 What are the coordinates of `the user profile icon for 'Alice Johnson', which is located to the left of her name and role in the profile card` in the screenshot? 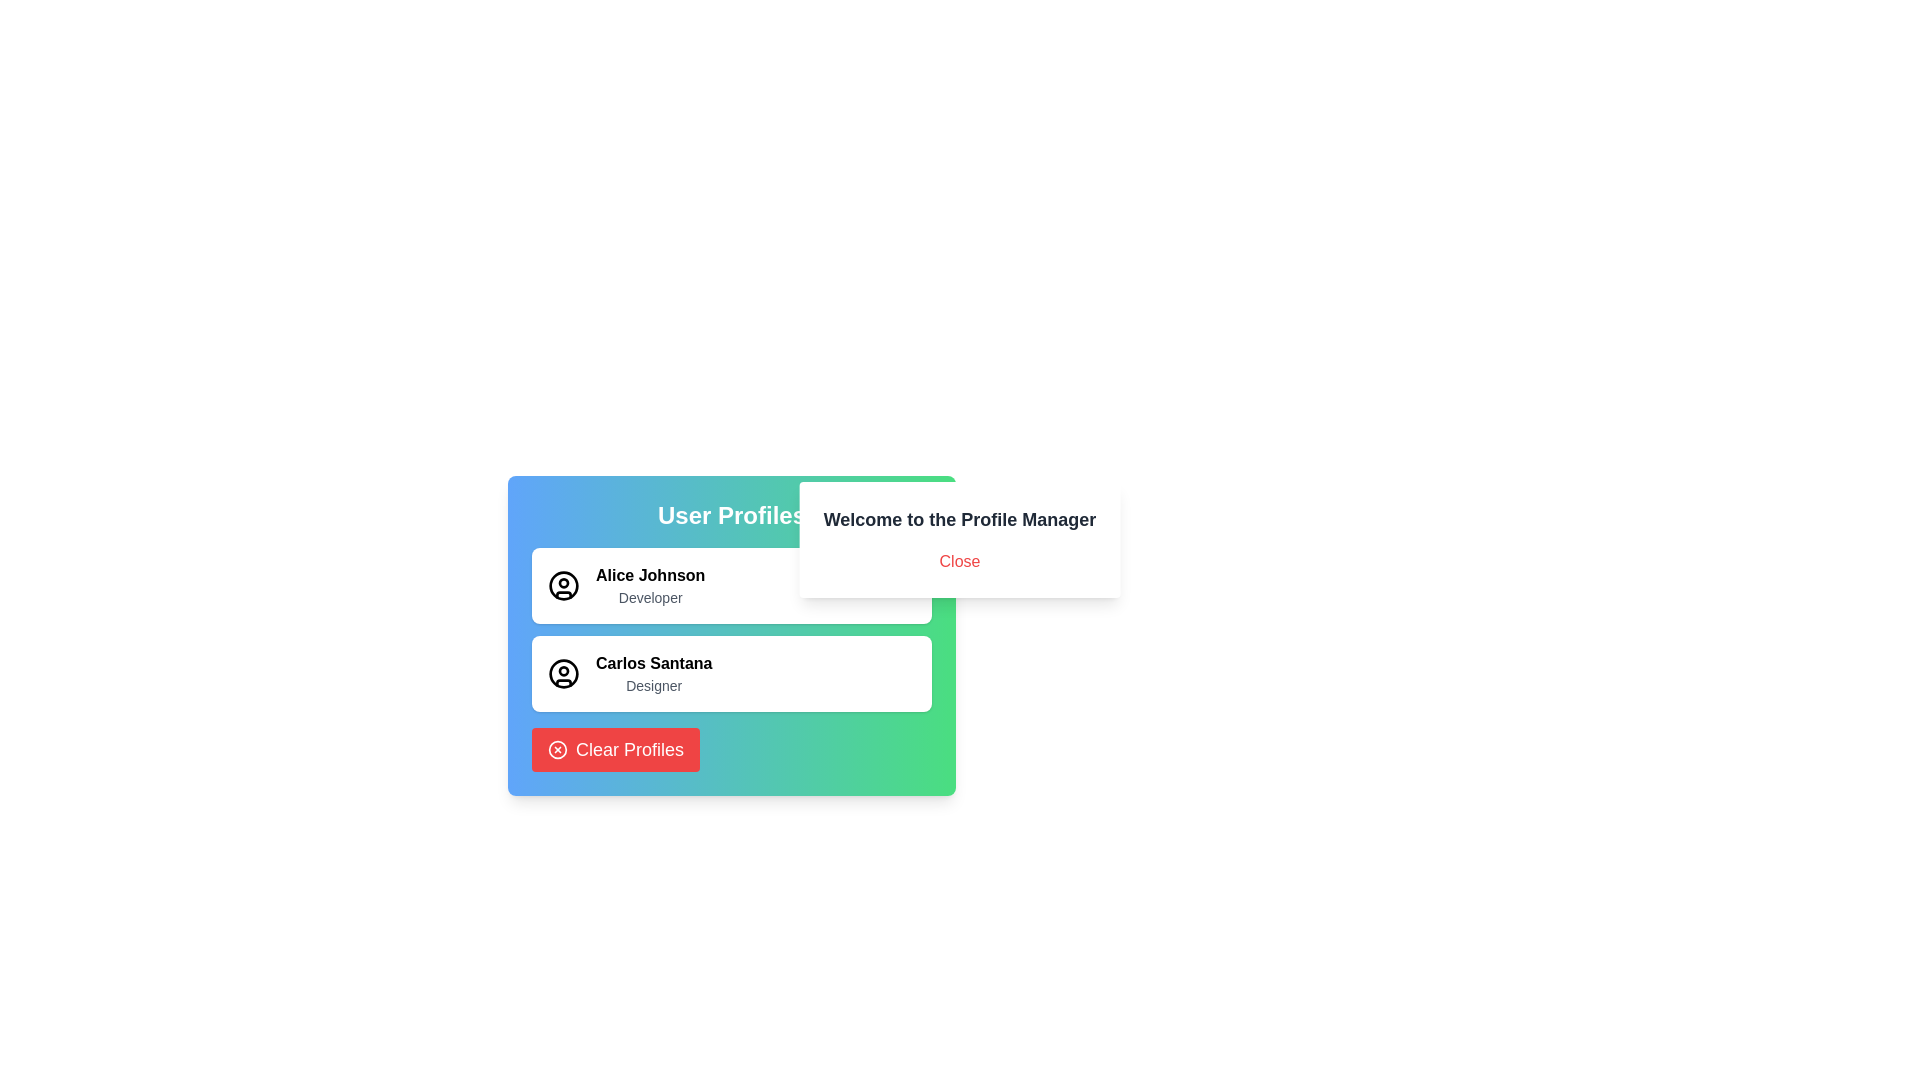 It's located at (563, 585).